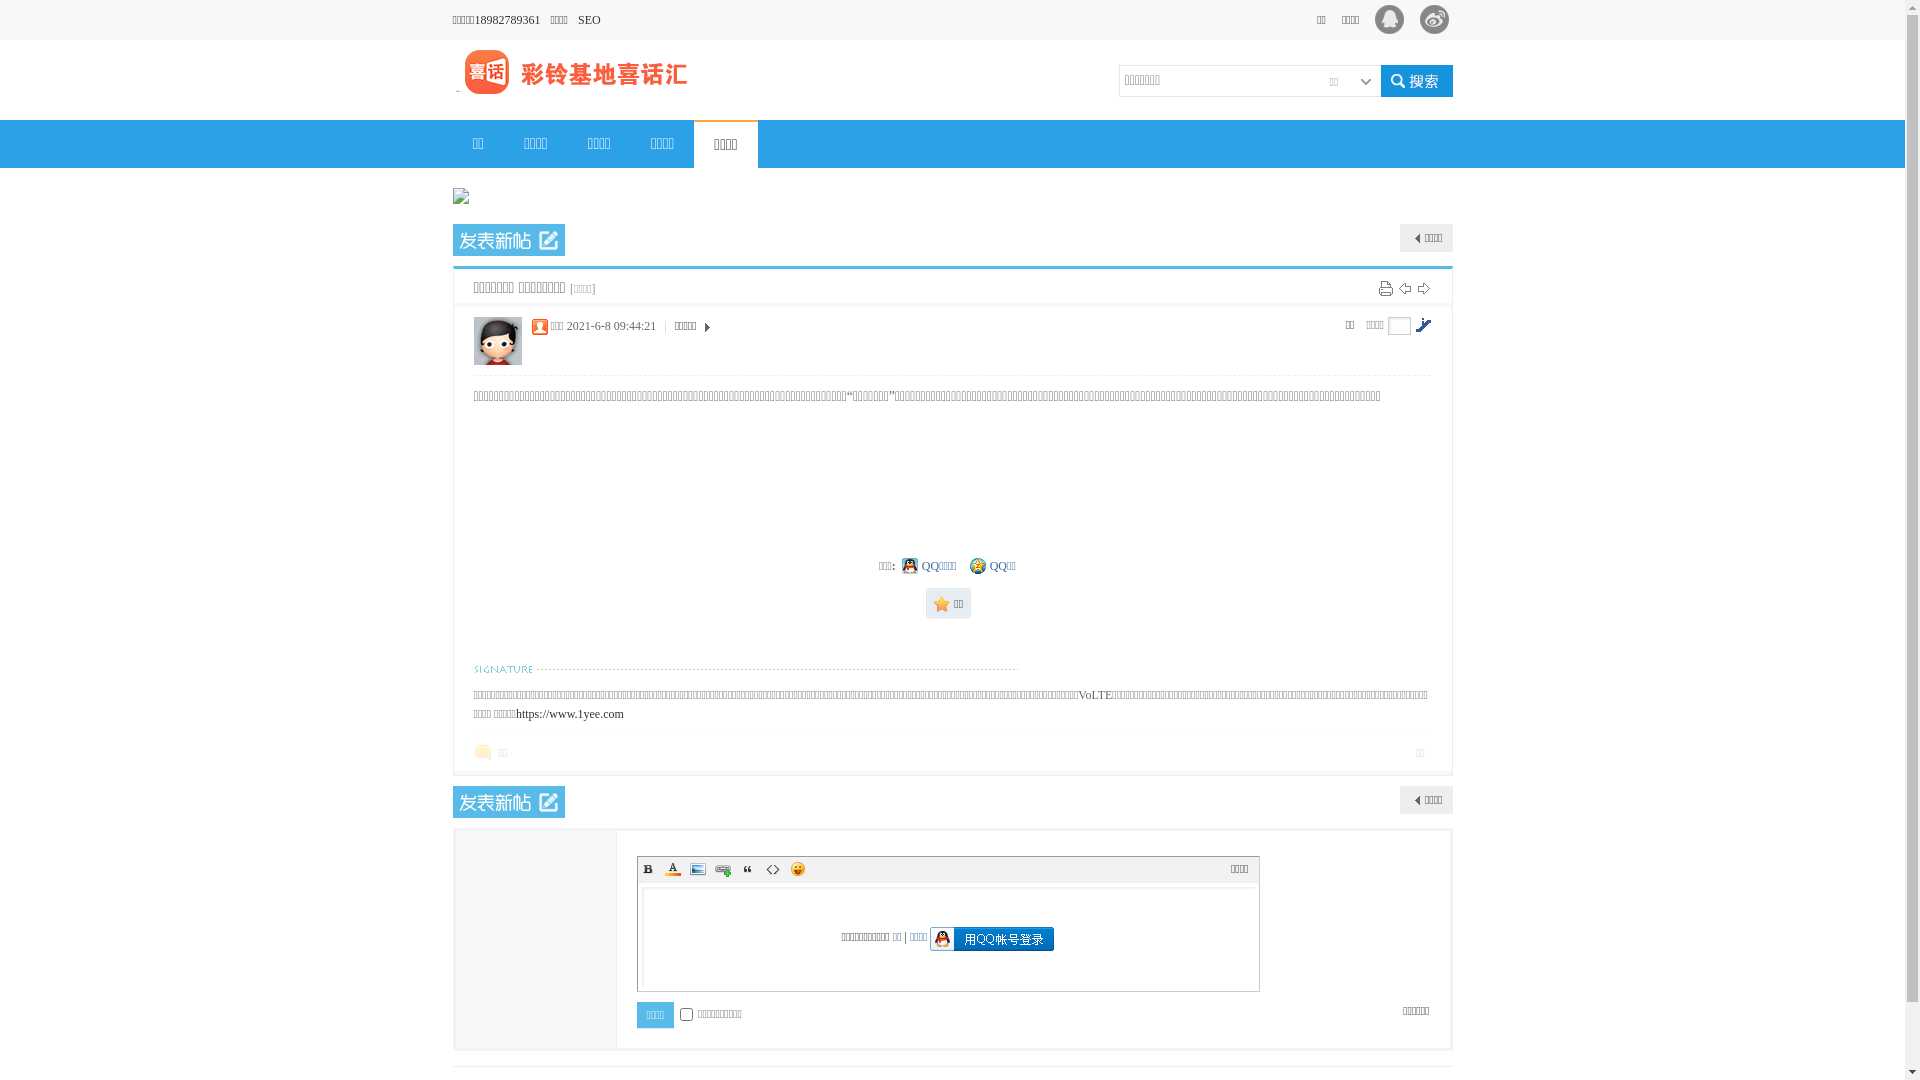 The width and height of the screenshot is (1920, 1080). What do you see at coordinates (761, 867) in the screenshot?
I see `'Code'` at bounding box center [761, 867].